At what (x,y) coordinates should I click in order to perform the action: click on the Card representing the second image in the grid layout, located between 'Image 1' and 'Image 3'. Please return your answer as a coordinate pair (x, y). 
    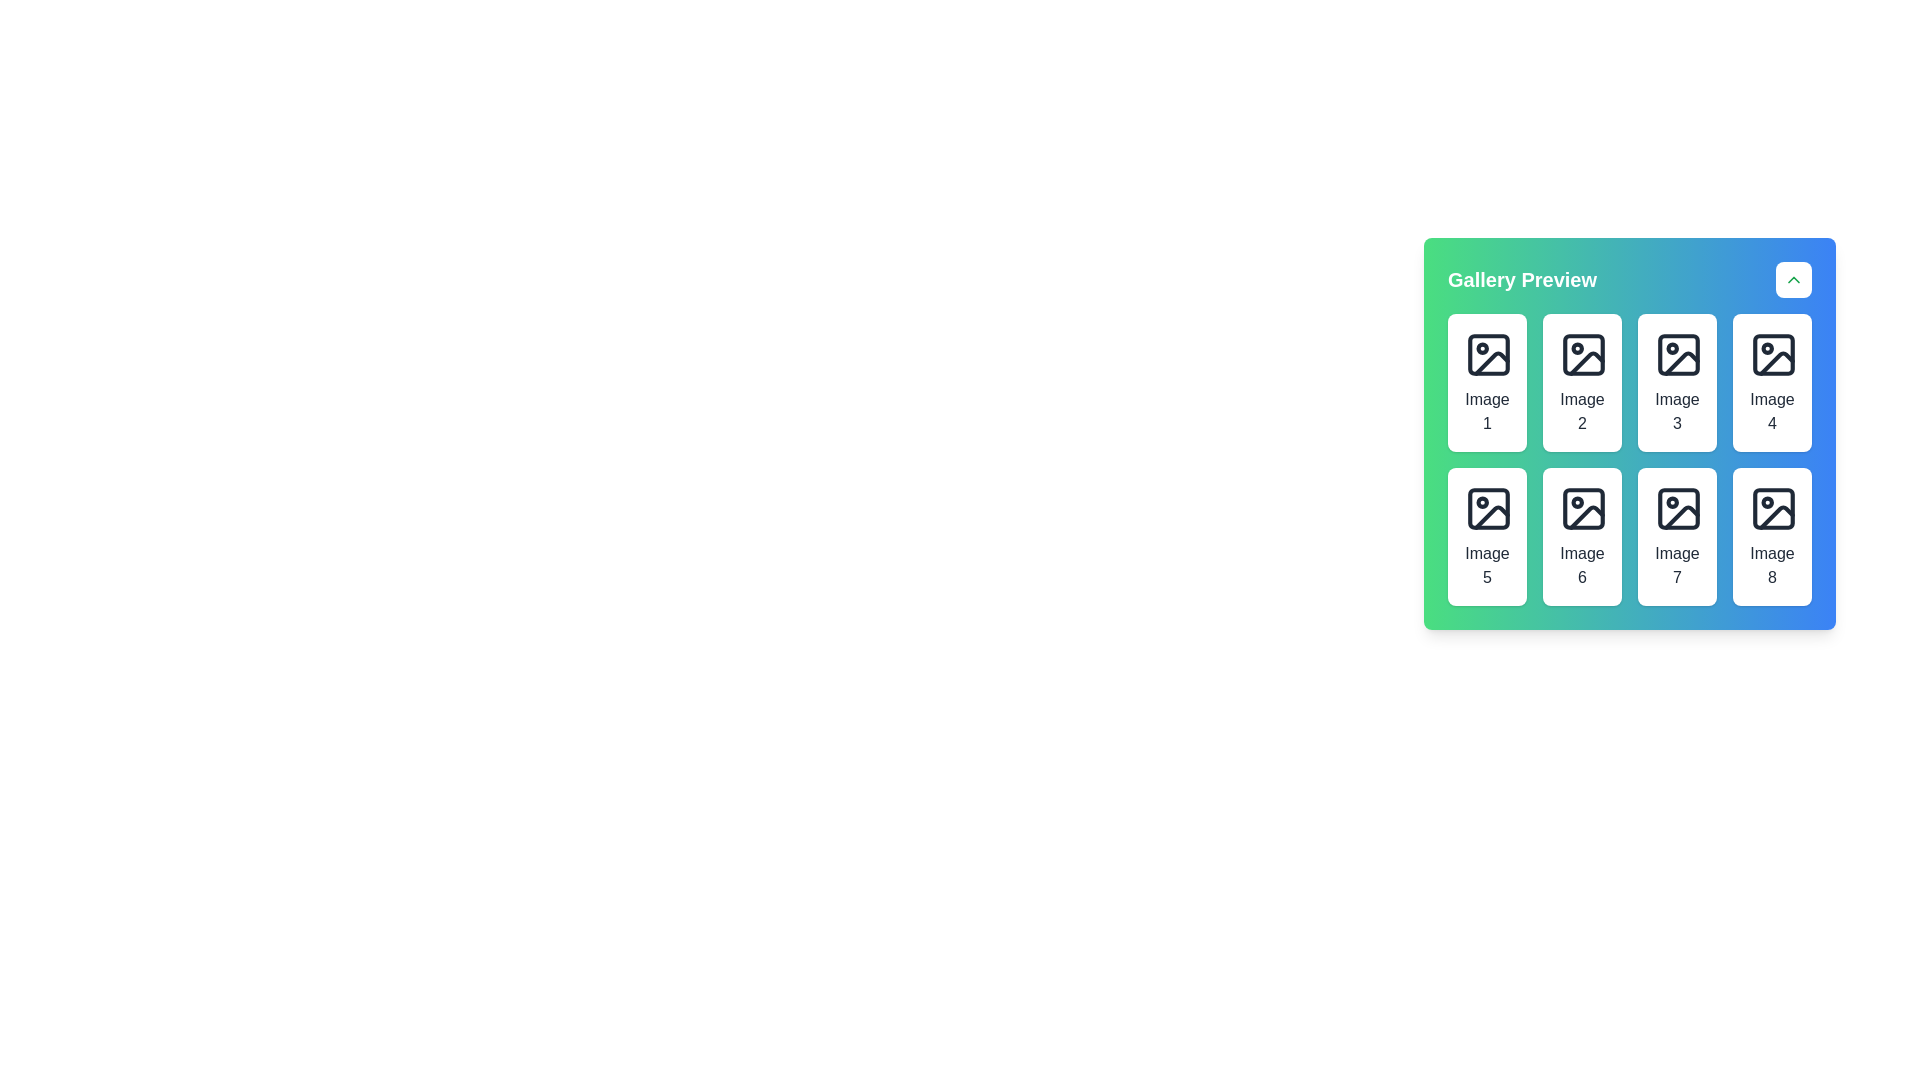
    Looking at the image, I should click on (1581, 382).